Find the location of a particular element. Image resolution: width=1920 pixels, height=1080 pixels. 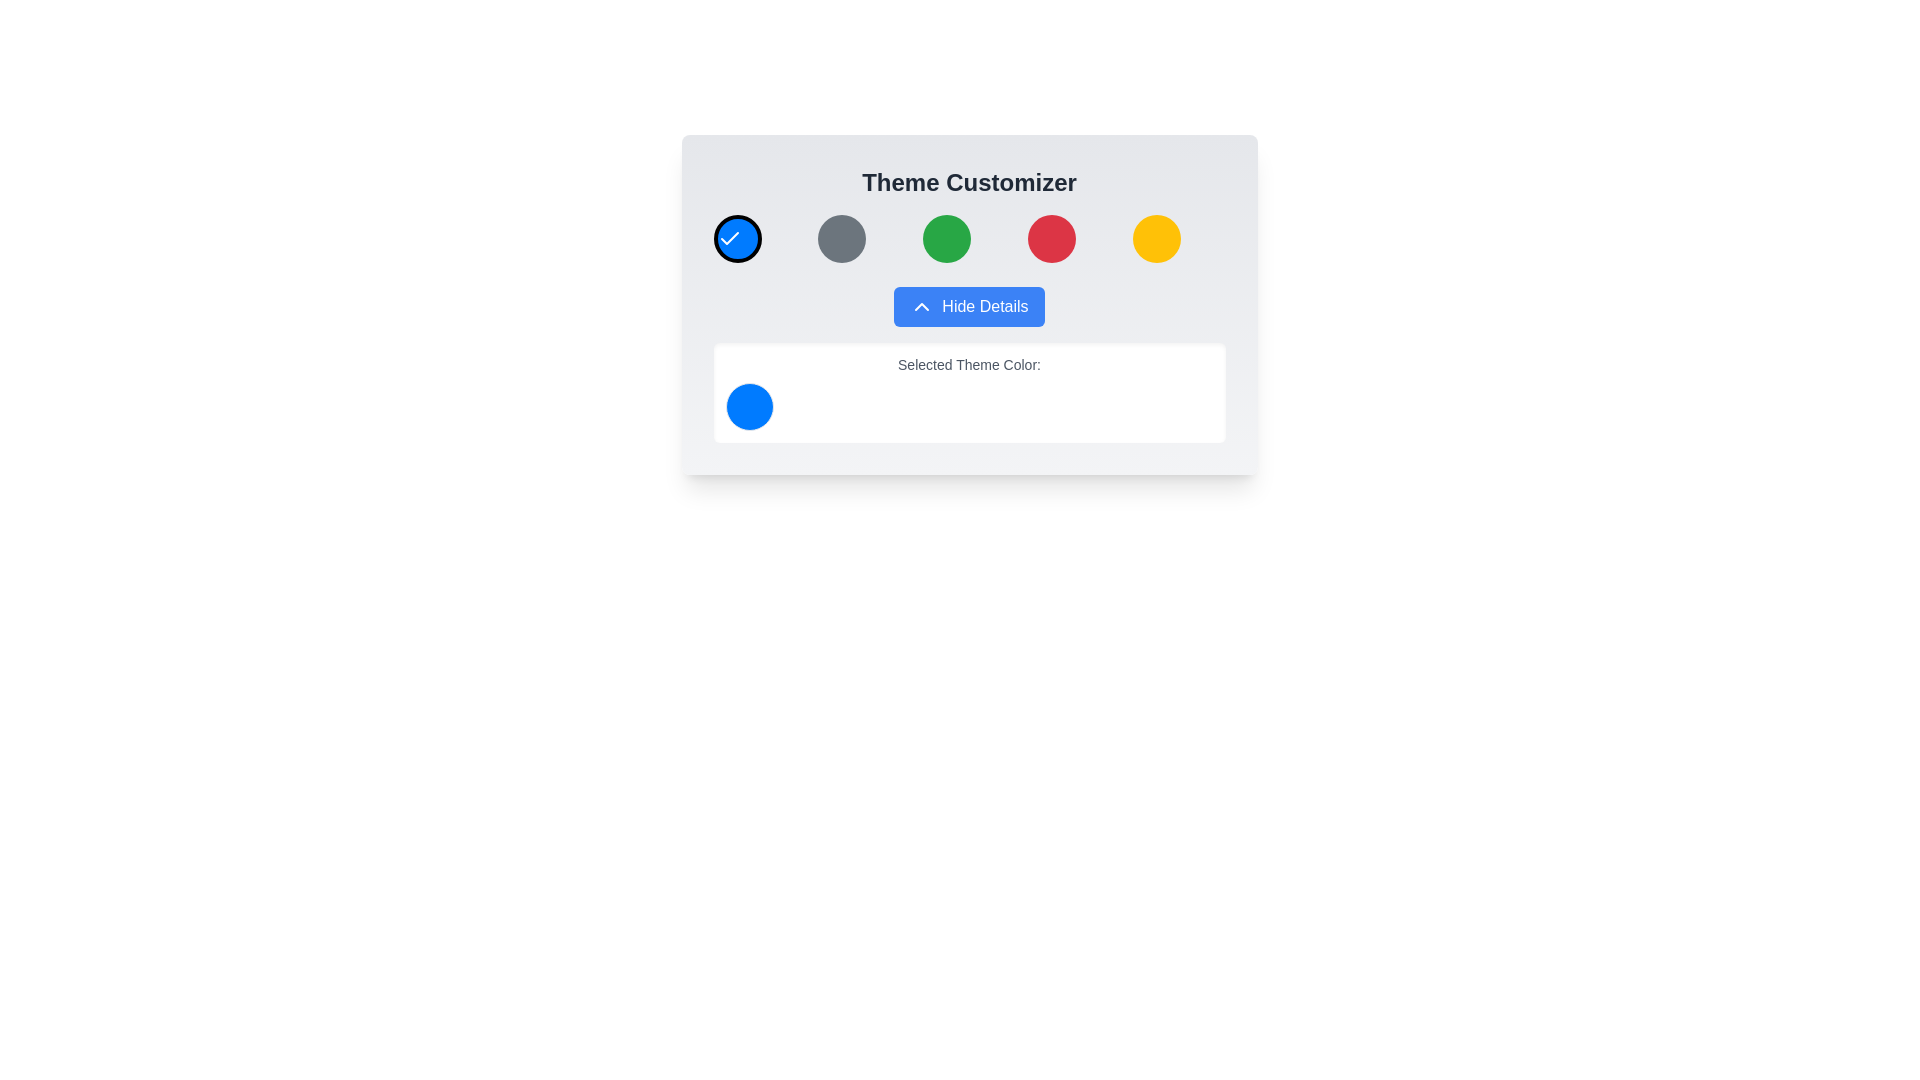

the third circular color button (green) in the Theme Customizer section is located at coordinates (969, 238).